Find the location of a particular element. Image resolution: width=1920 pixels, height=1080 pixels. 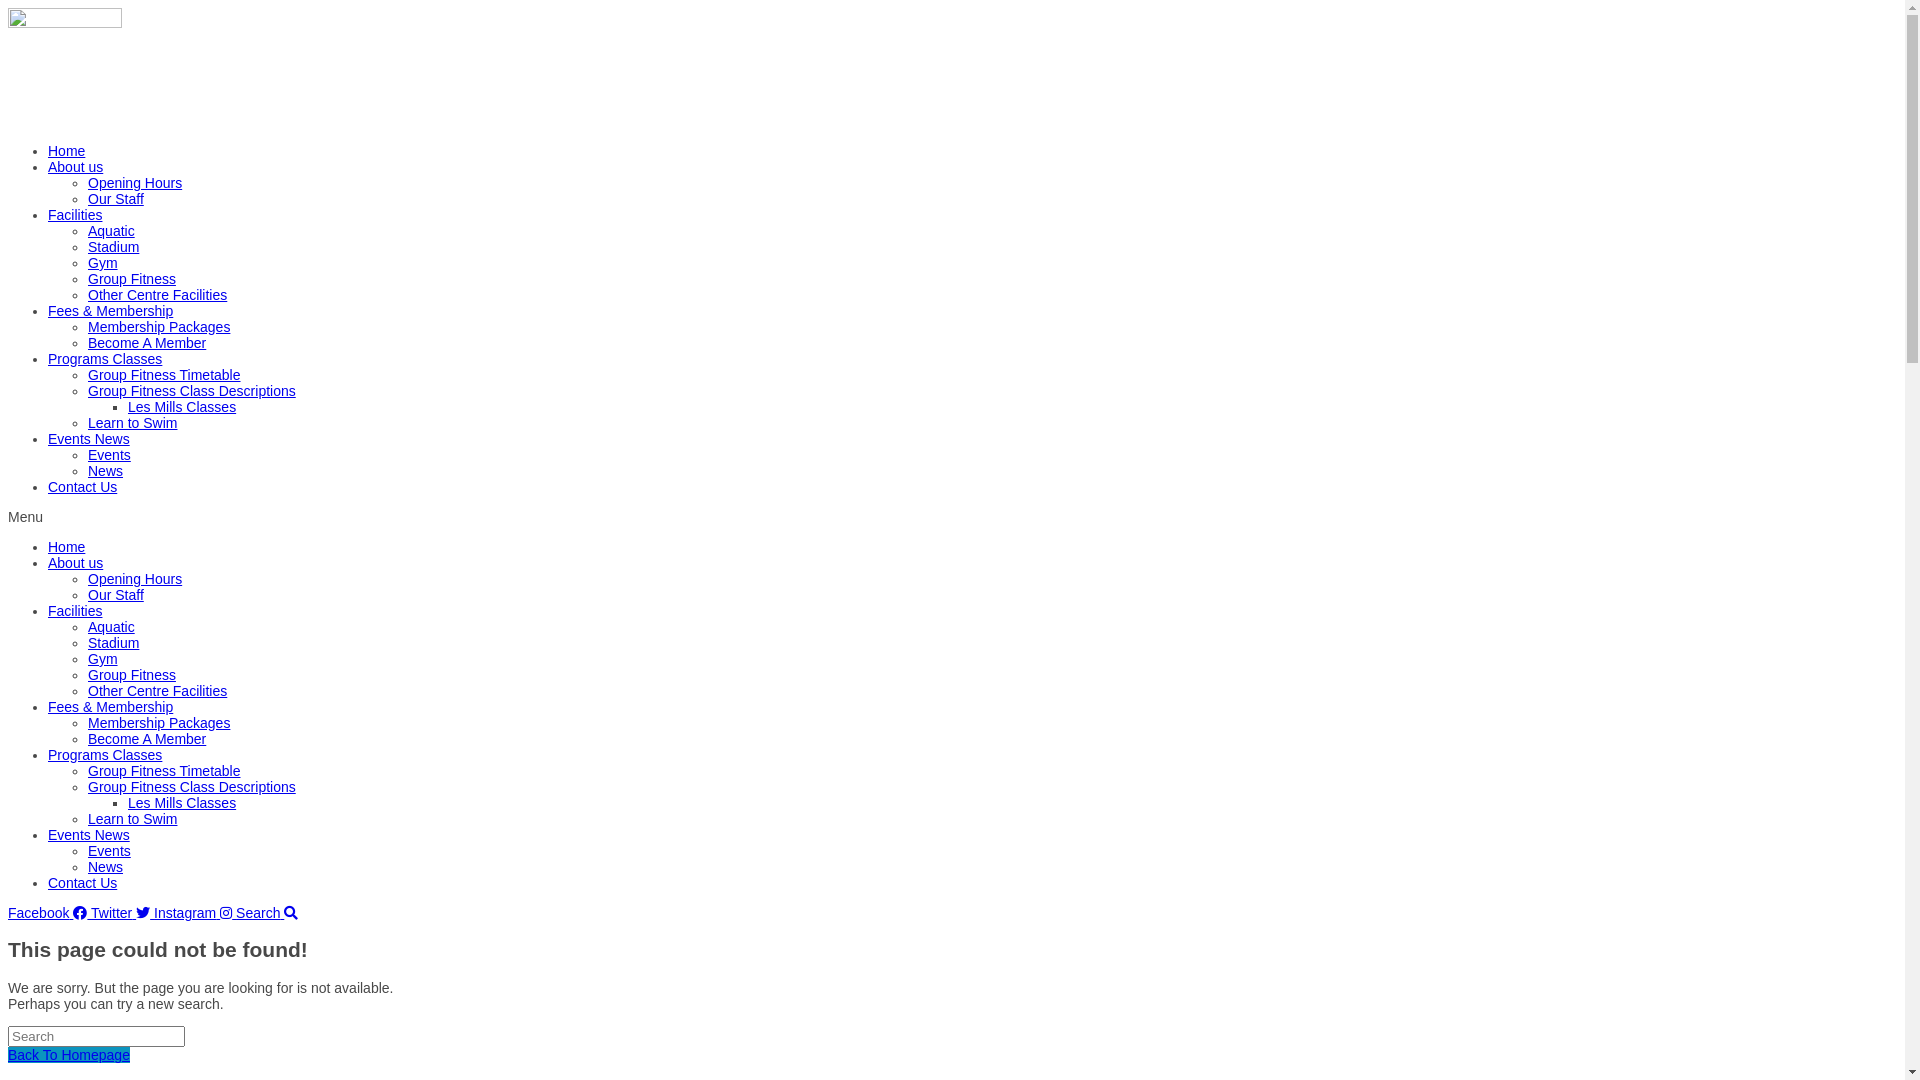

'Search' is located at coordinates (266, 913).